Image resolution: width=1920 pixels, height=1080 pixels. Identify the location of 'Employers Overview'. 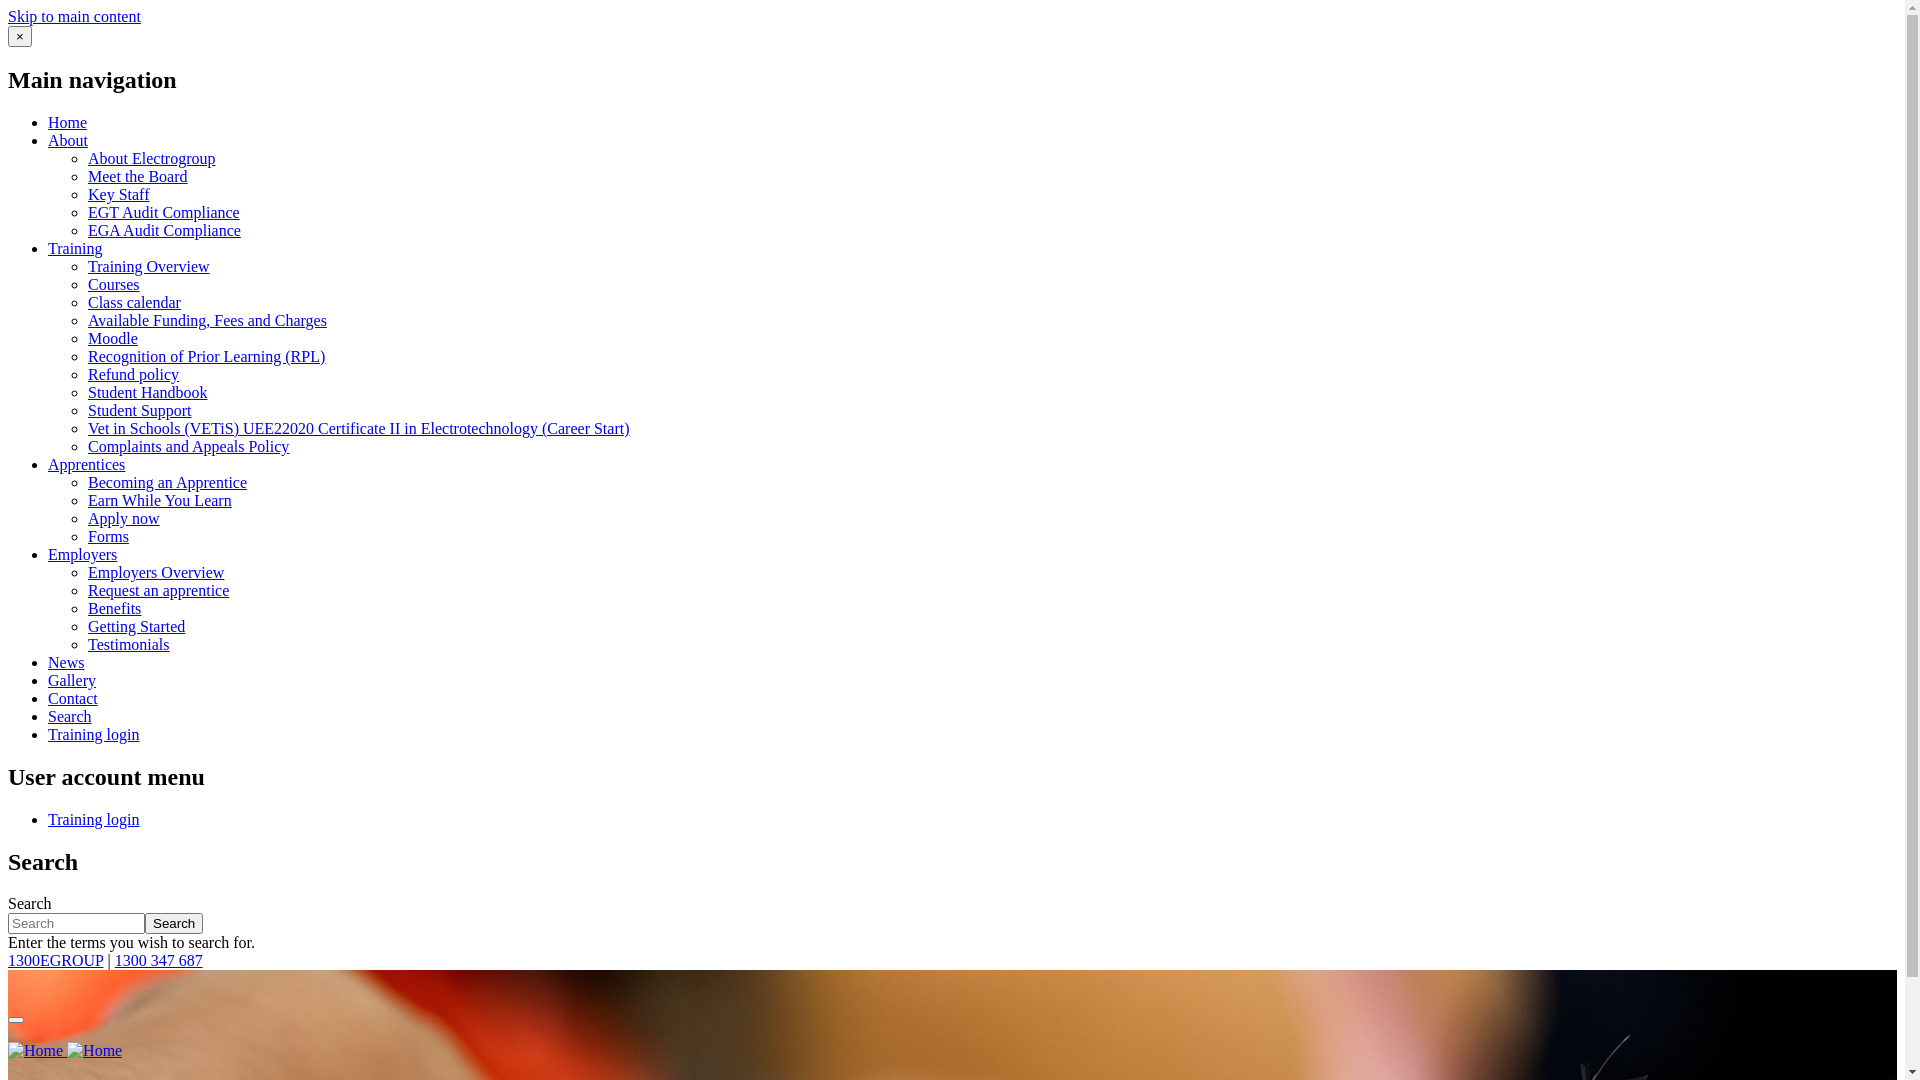
(155, 572).